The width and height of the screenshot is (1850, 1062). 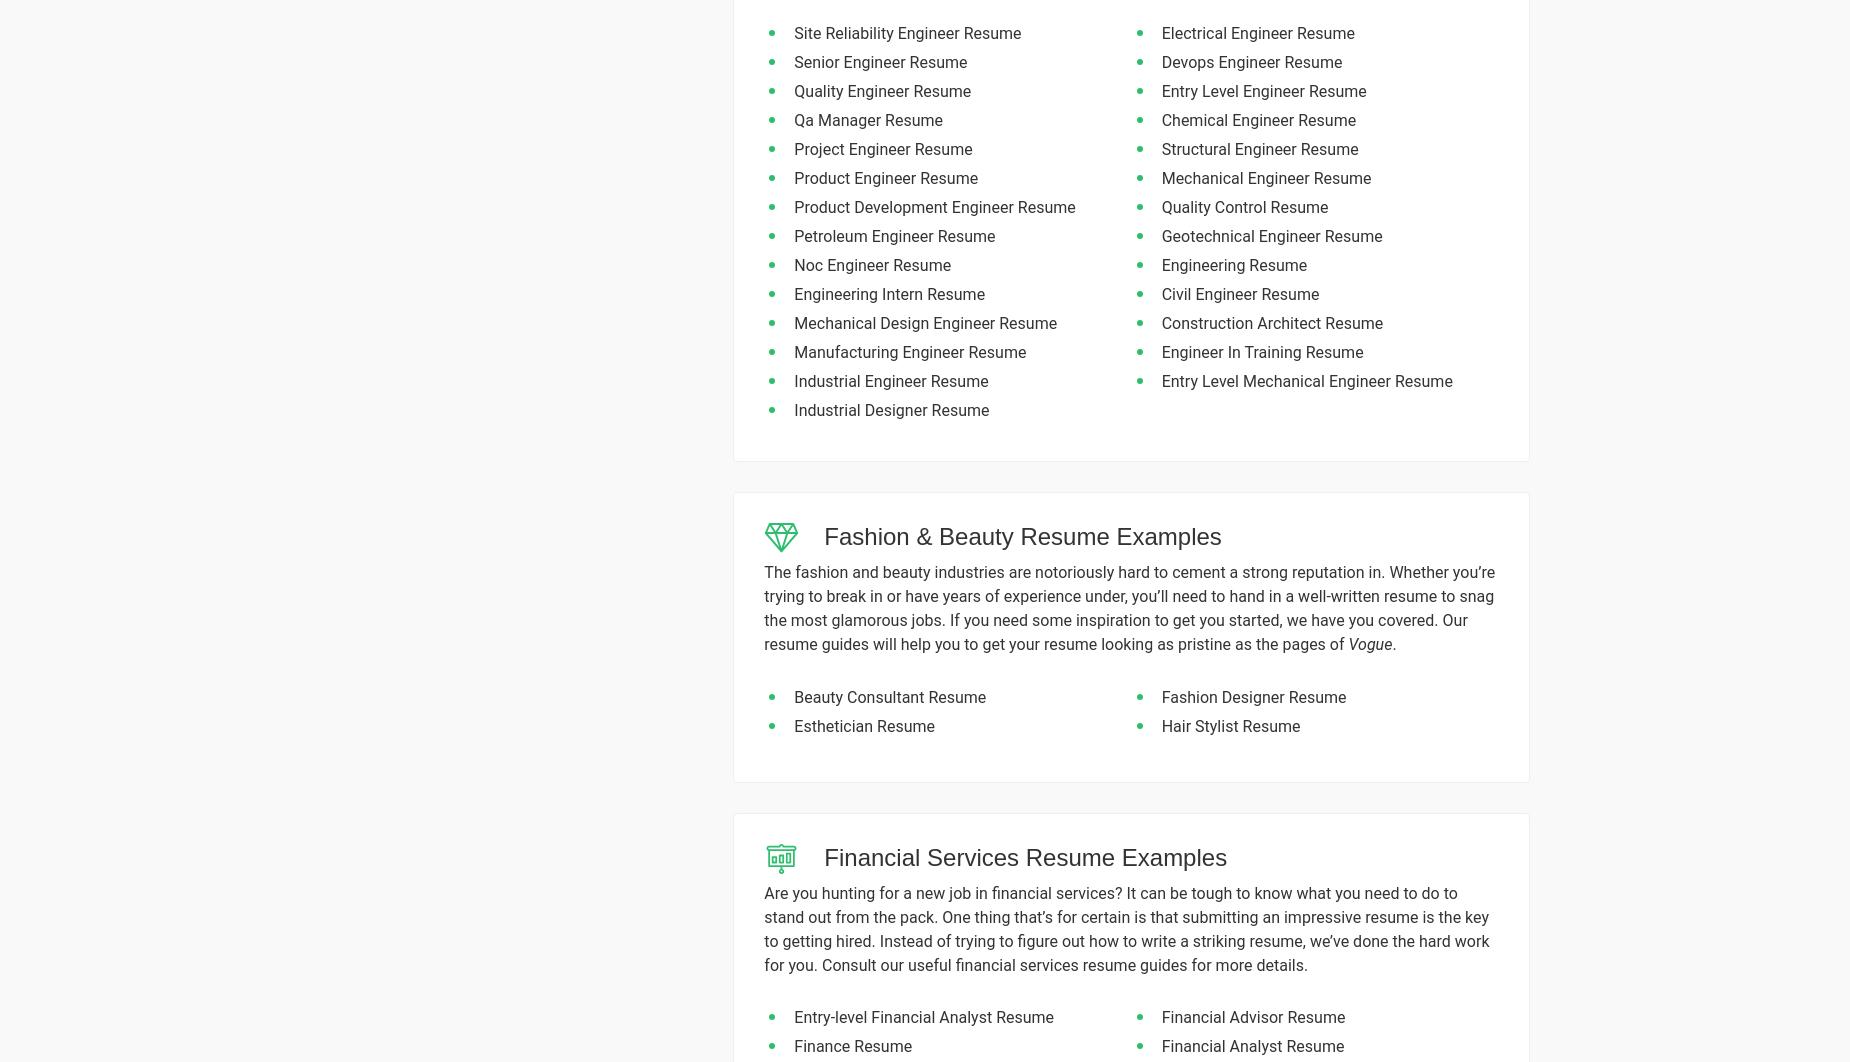 What do you see at coordinates (907, 32) in the screenshot?
I see `'Site Reliability Engineer Resume'` at bounding box center [907, 32].